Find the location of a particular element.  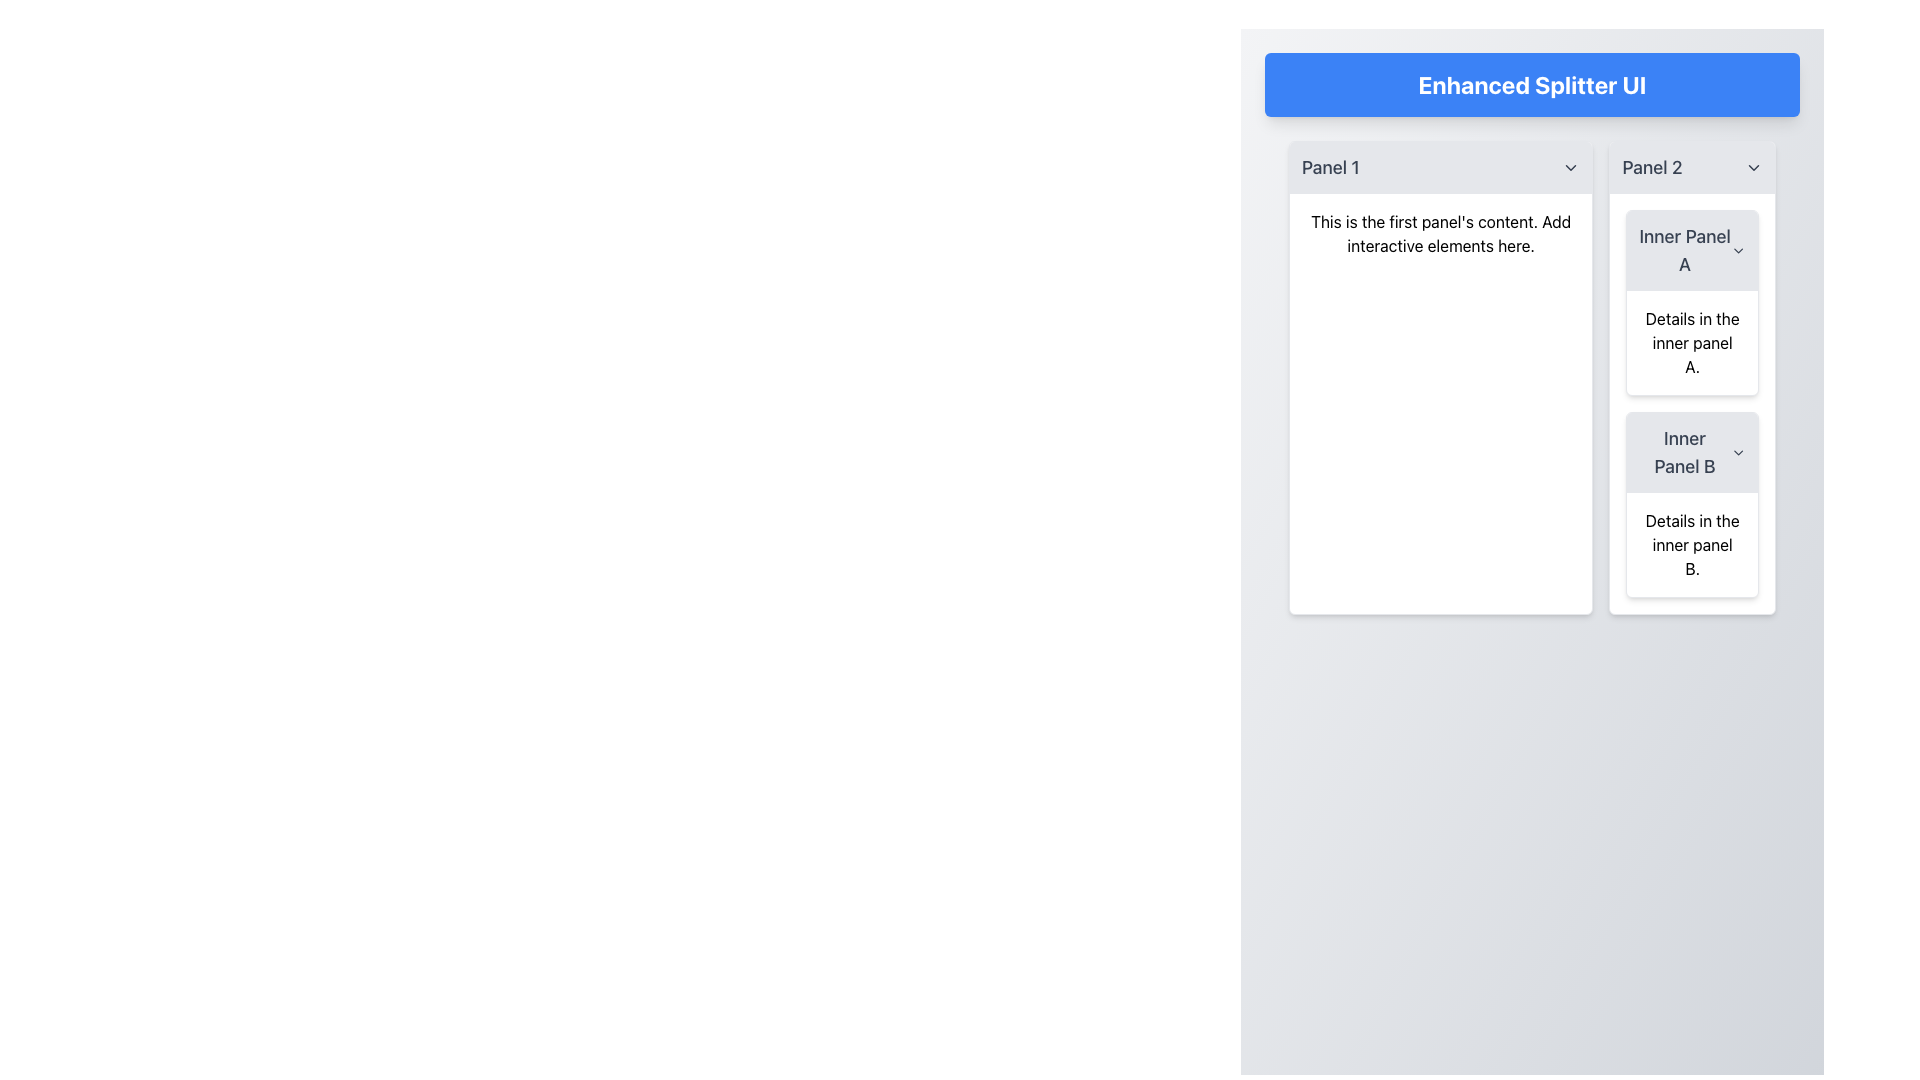

descriptive text within the 'Inner Panel B' located under 'Panel 2' is located at coordinates (1691, 544).